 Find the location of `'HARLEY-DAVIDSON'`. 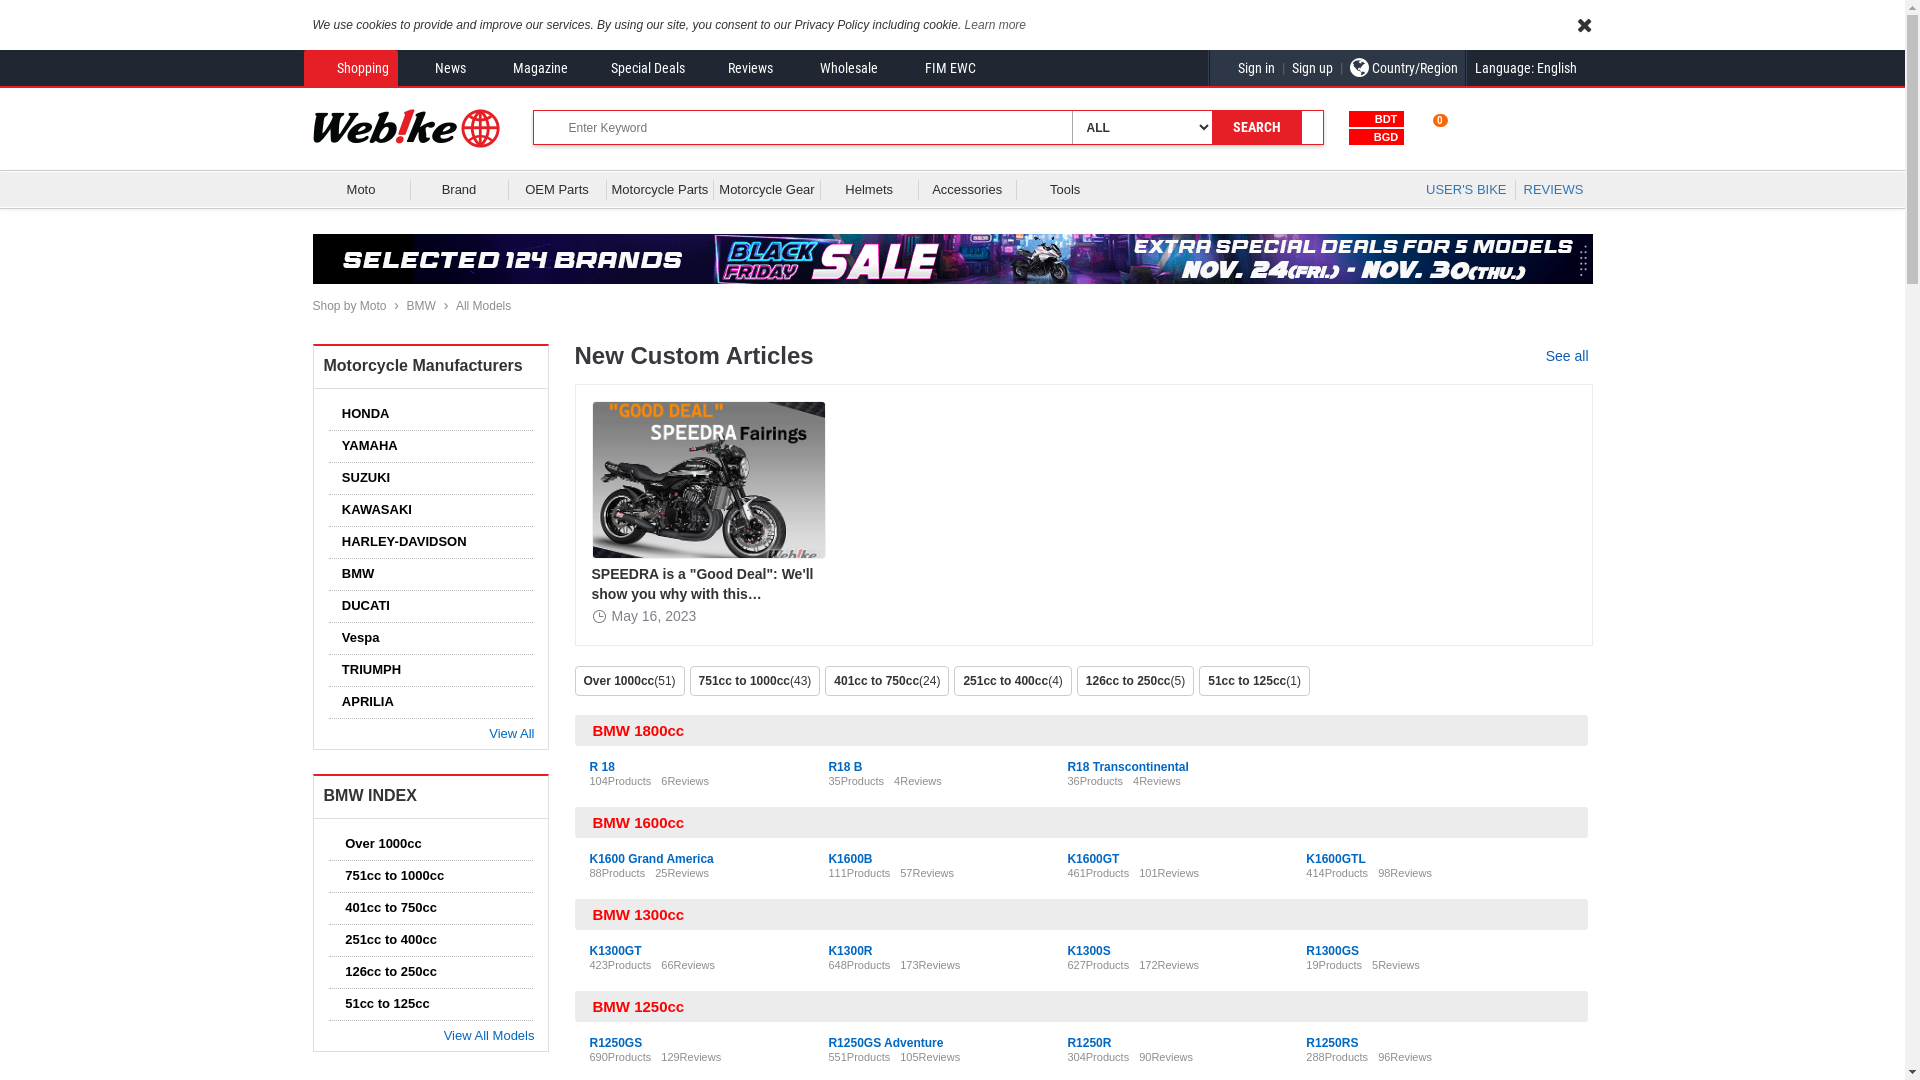

'HARLEY-DAVIDSON' is located at coordinates (399, 541).